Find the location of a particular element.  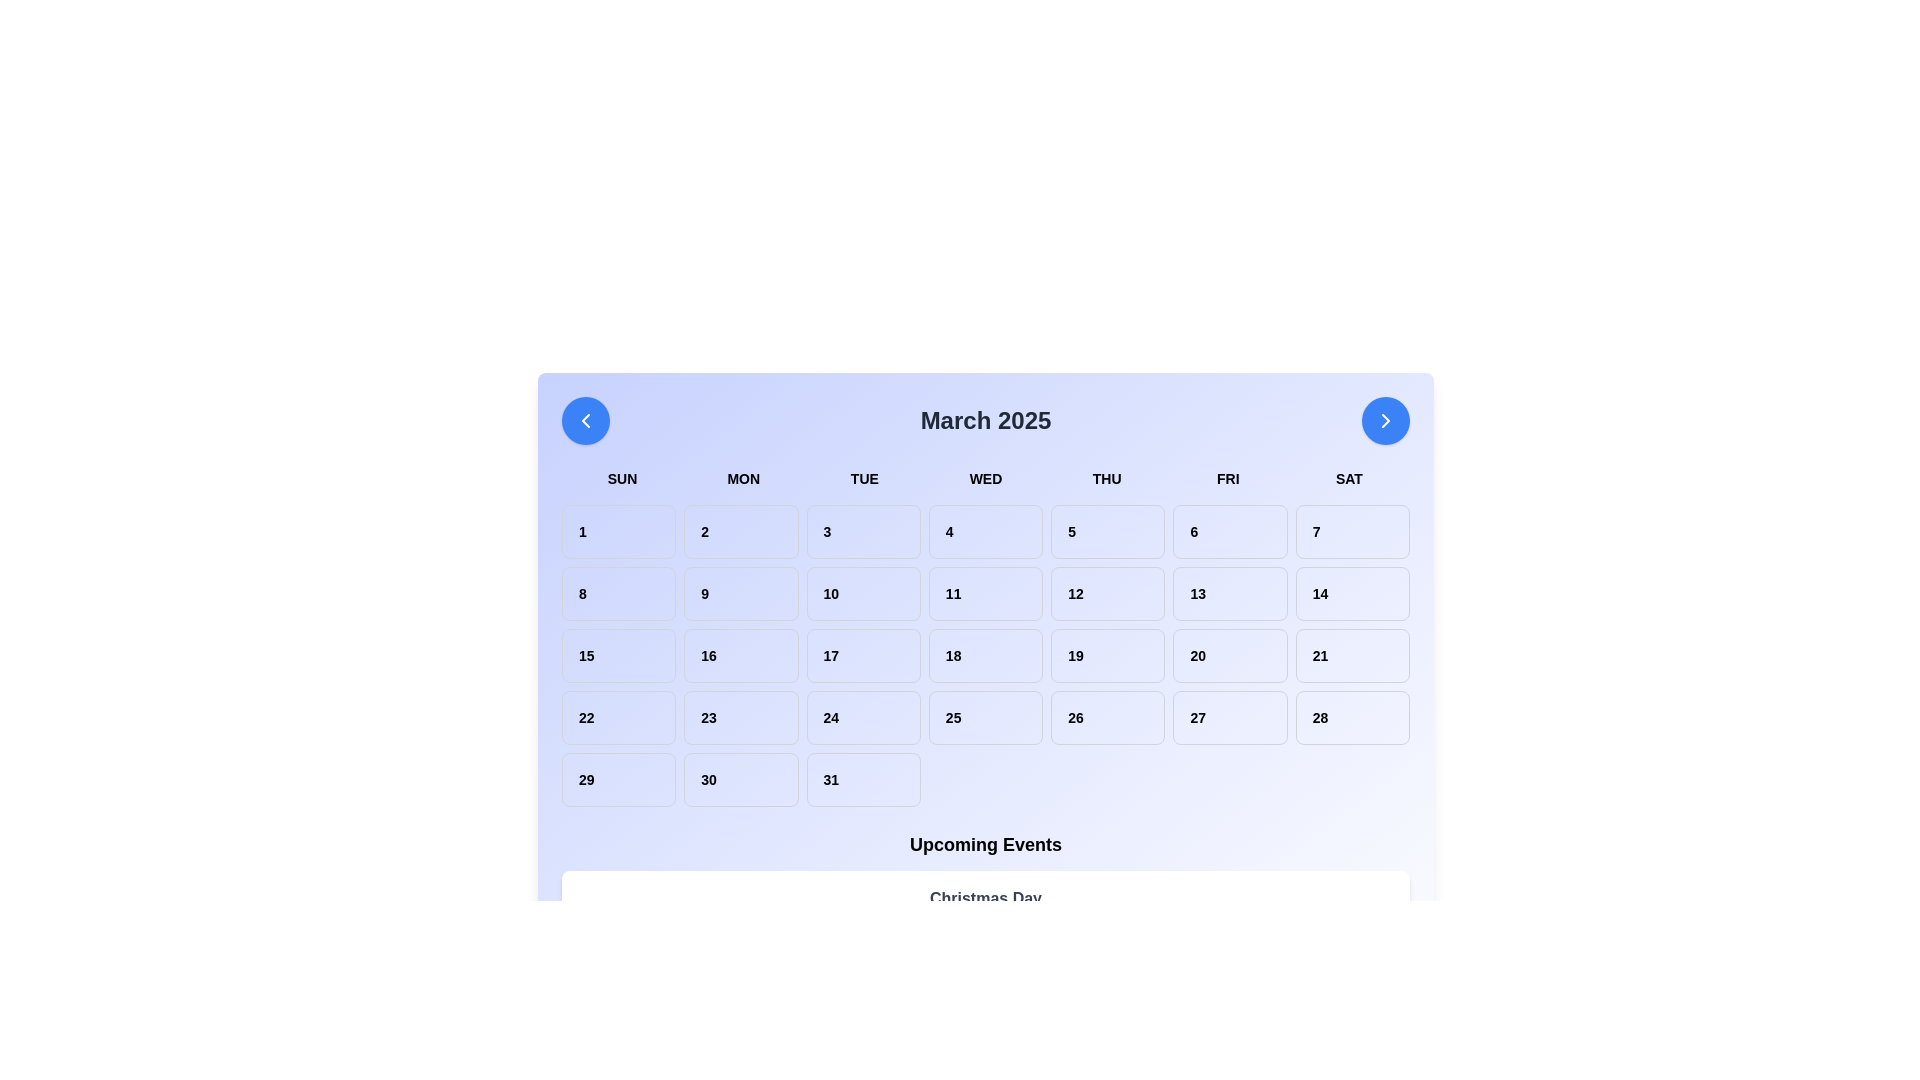

the interactive calendar date cell representing the date '18' is located at coordinates (985, 655).